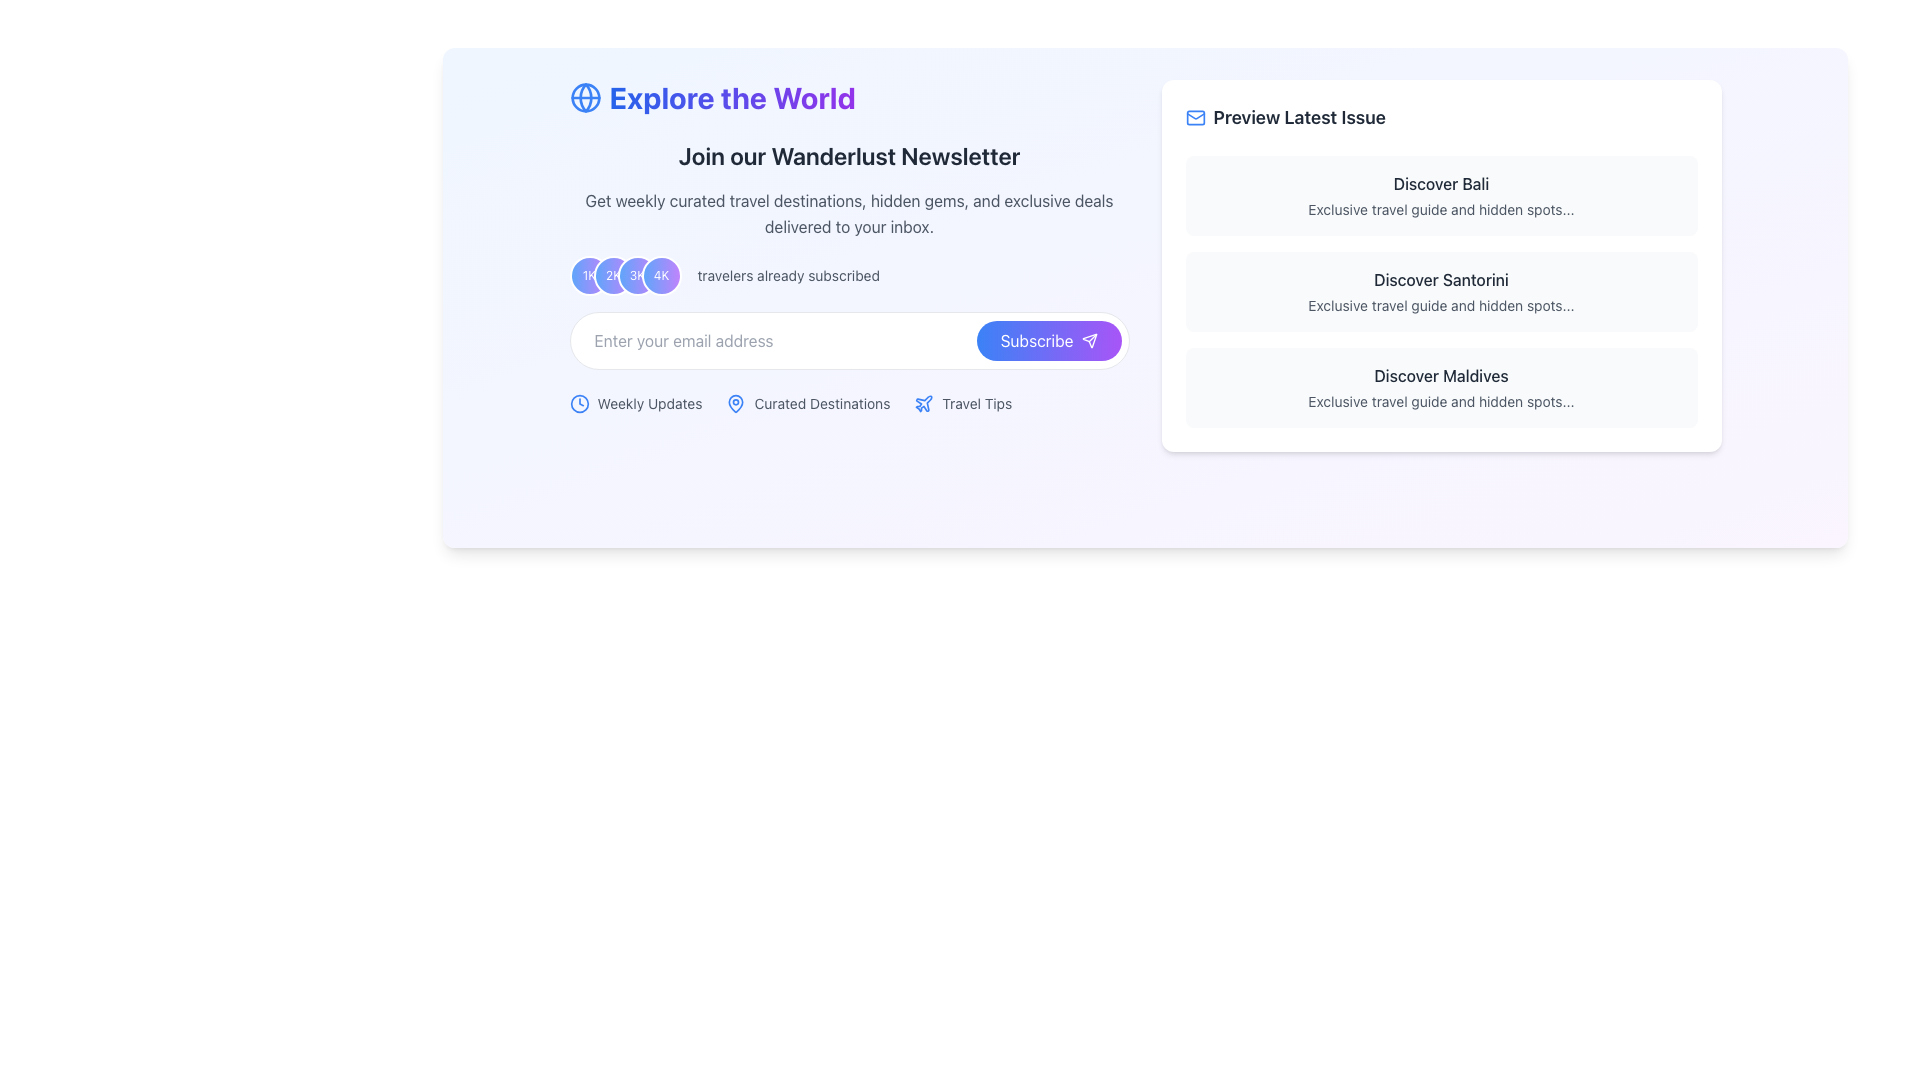 The width and height of the screenshot is (1920, 1080). I want to click on the static text element that reads 'Join our Wanderlust Newsletter', which is prominently styled and centrally aligned at the top of its section, so click(849, 154).